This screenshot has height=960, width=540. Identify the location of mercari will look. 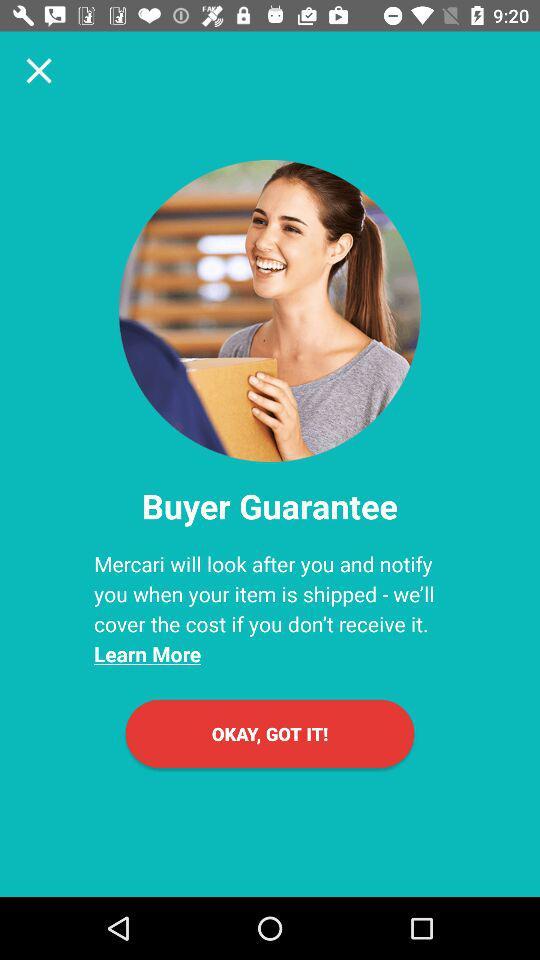
(270, 608).